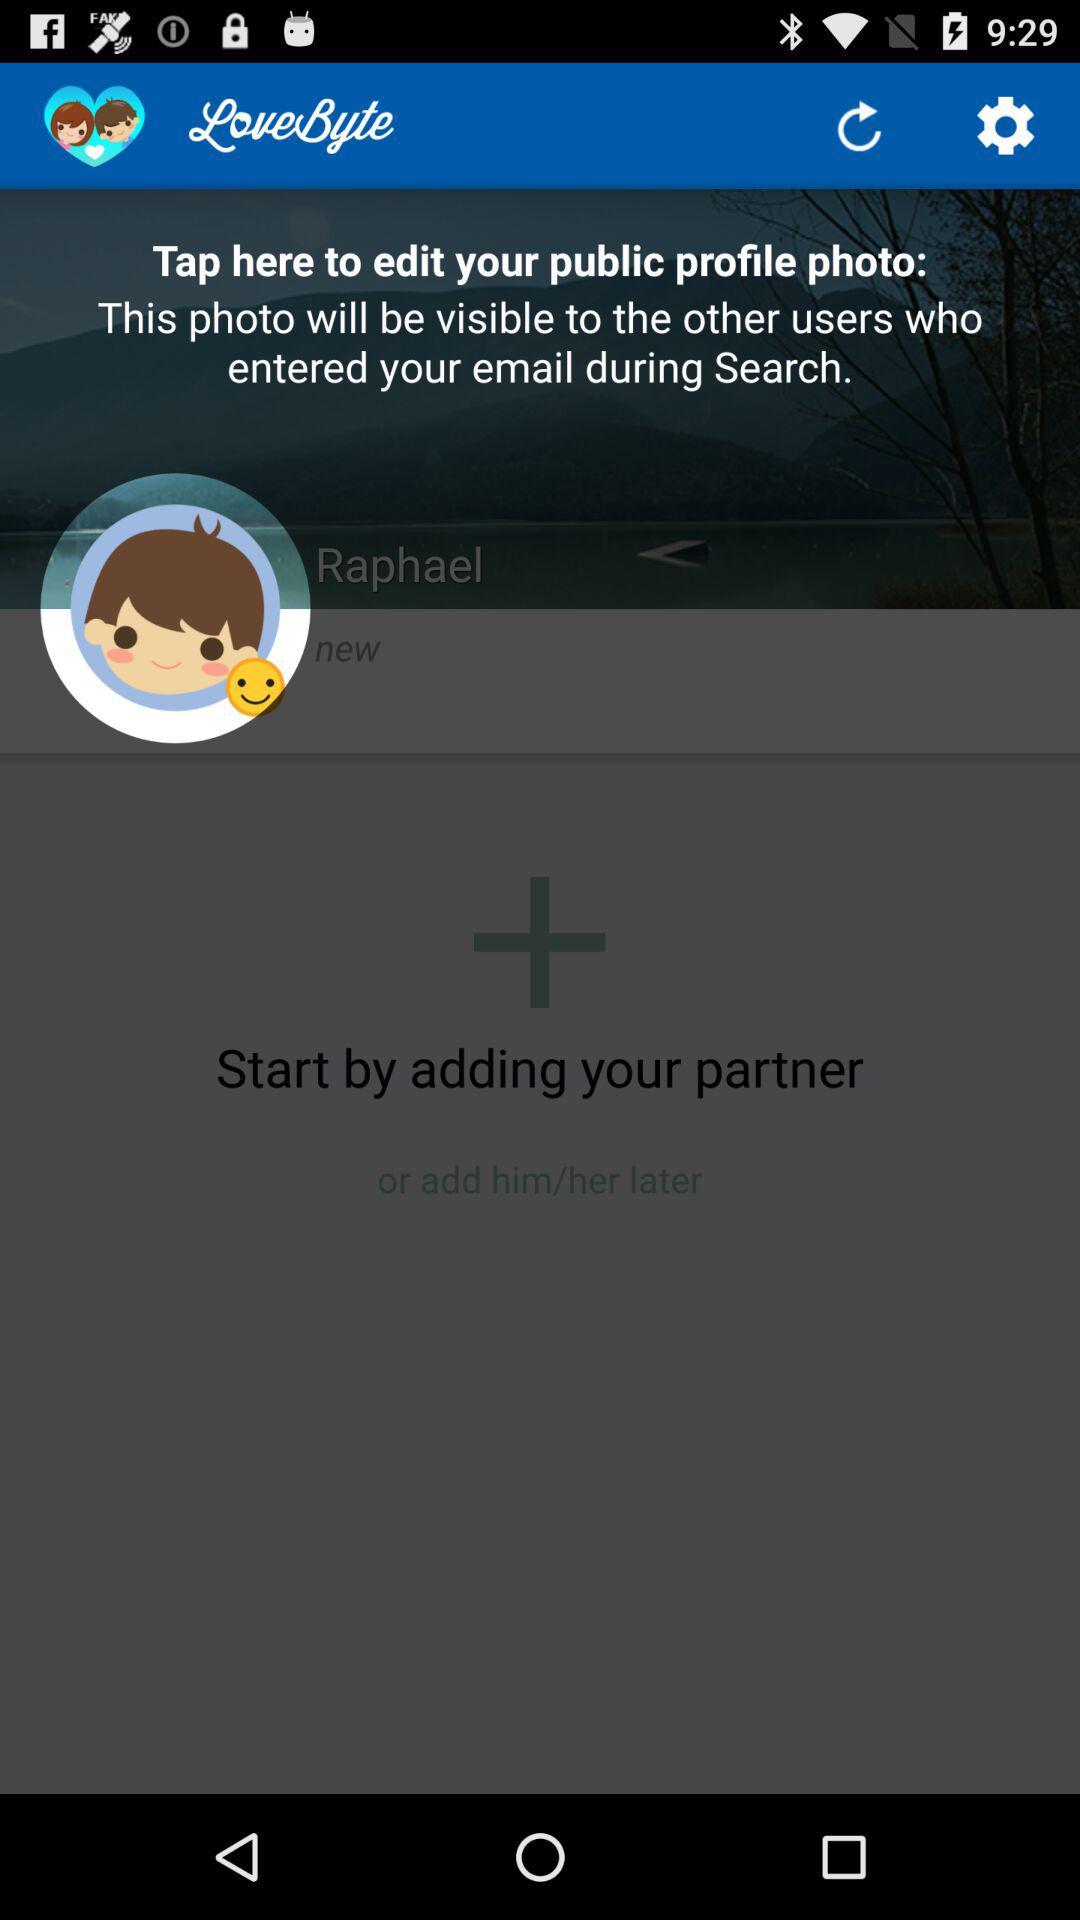  Describe the element at coordinates (858, 124) in the screenshot. I see `refresh` at that location.